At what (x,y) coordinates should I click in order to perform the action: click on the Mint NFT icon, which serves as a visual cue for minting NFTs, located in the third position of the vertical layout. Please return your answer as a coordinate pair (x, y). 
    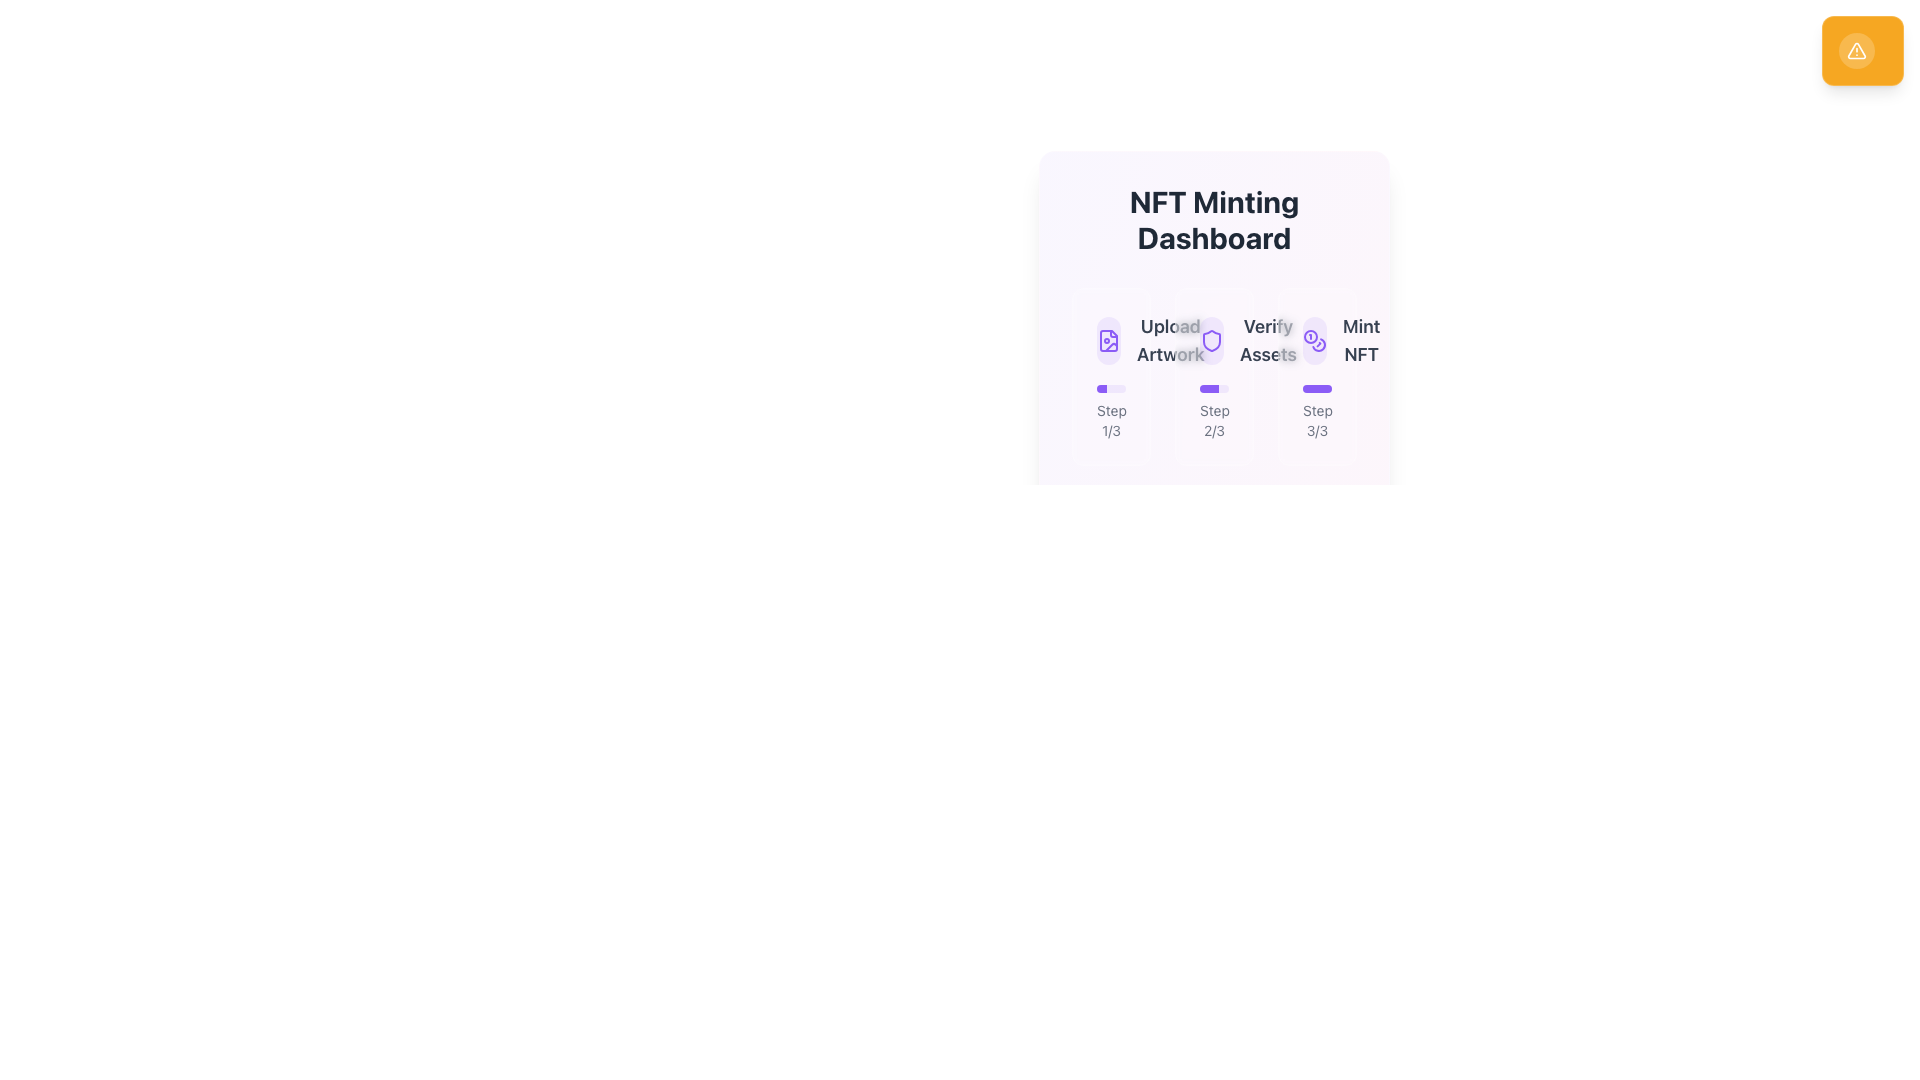
    Looking at the image, I should click on (1315, 339).